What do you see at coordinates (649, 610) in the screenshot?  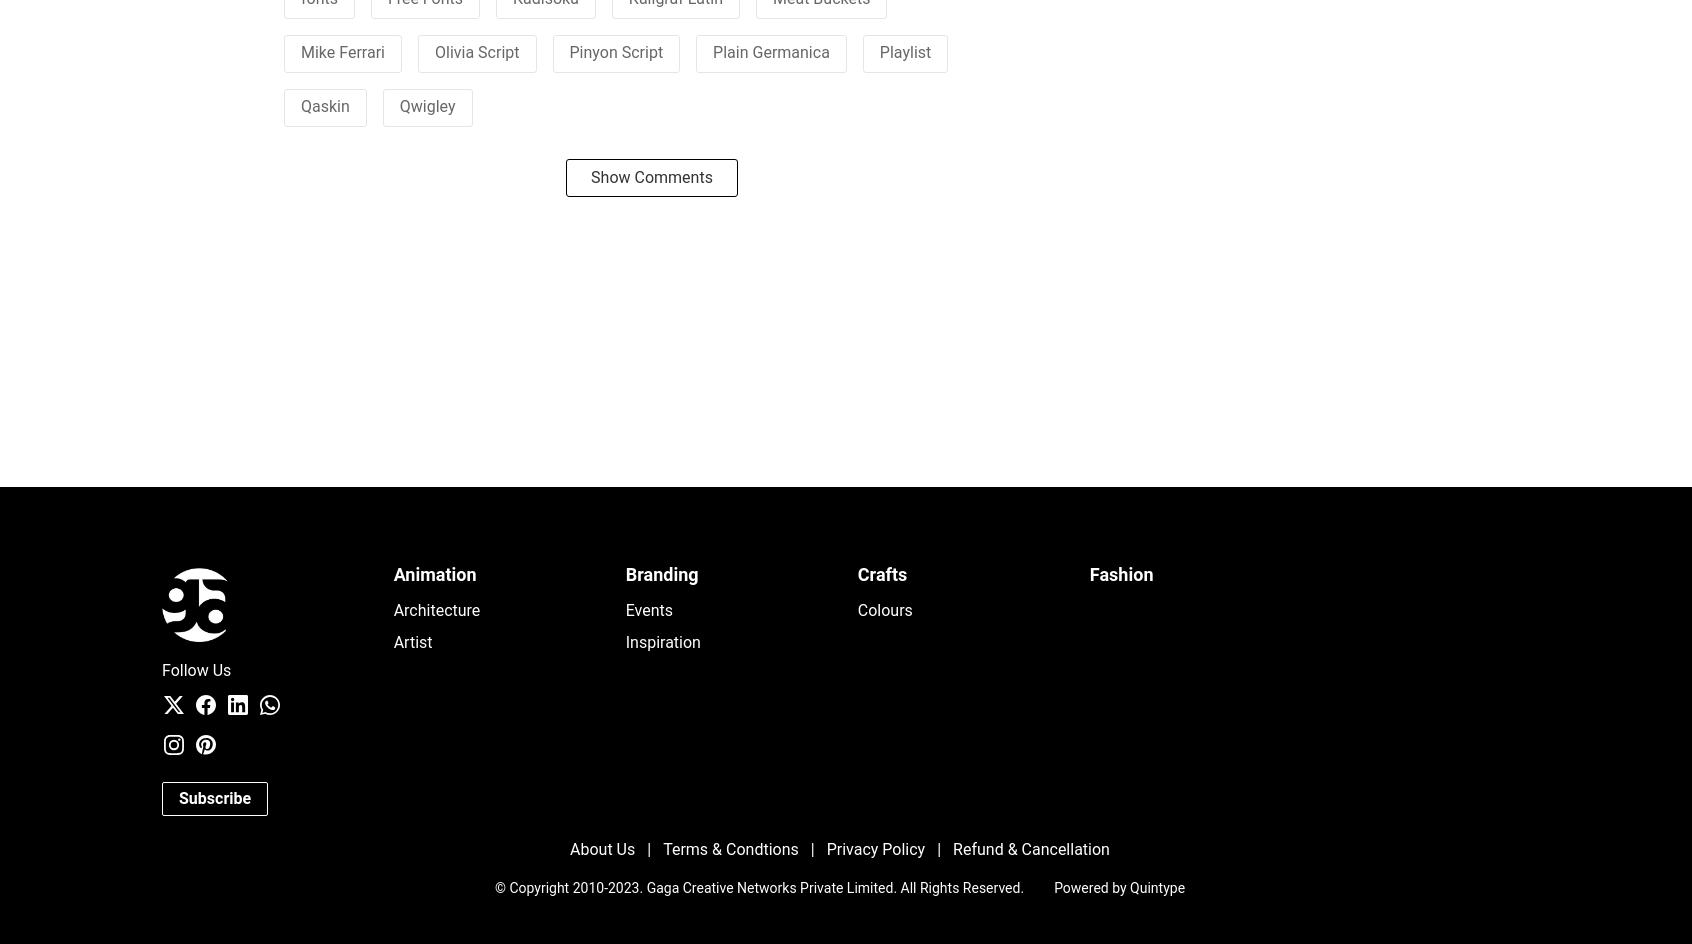 I see `'Events'` at bounding box center [649, 610].